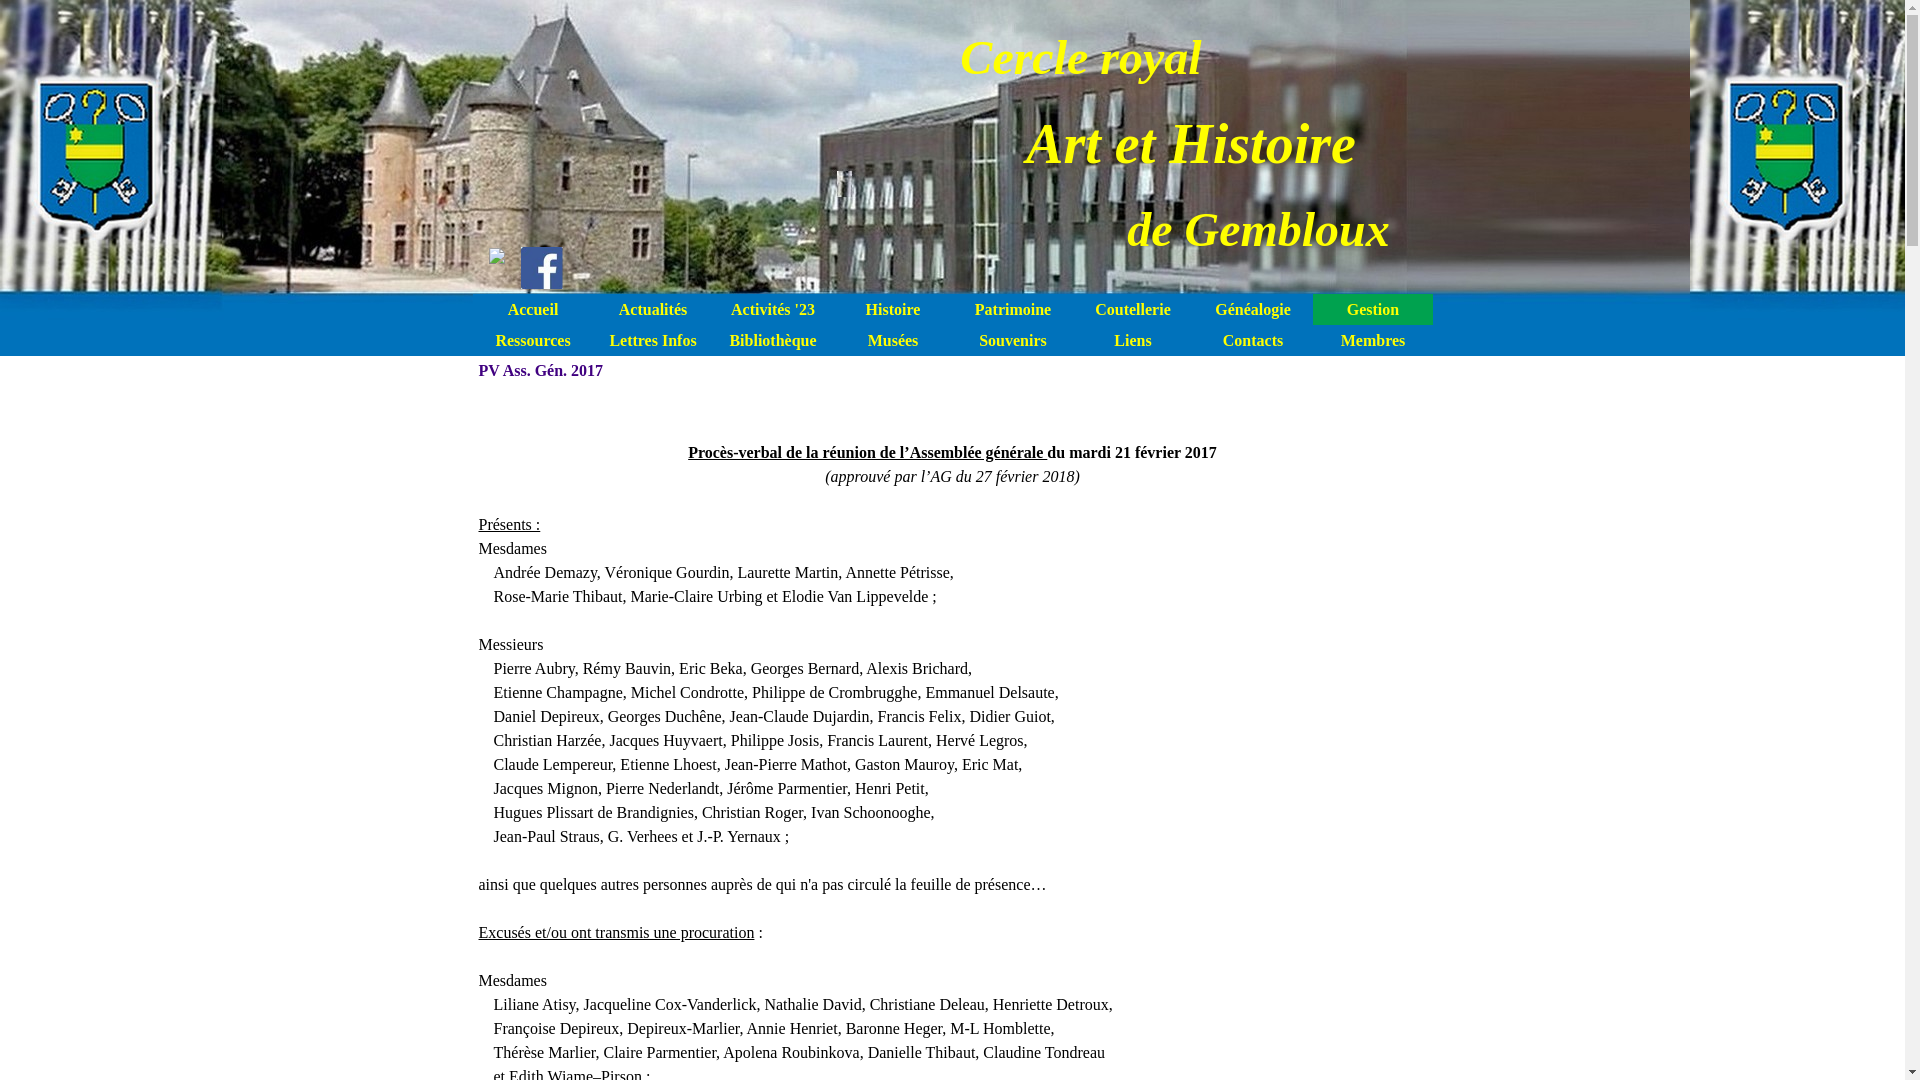 Image resolution: width=1920 pixels, height=1080 pixels. Describe the element at coordinates (1371, 339) in the screenshot. I see `'Membres'` at that location.